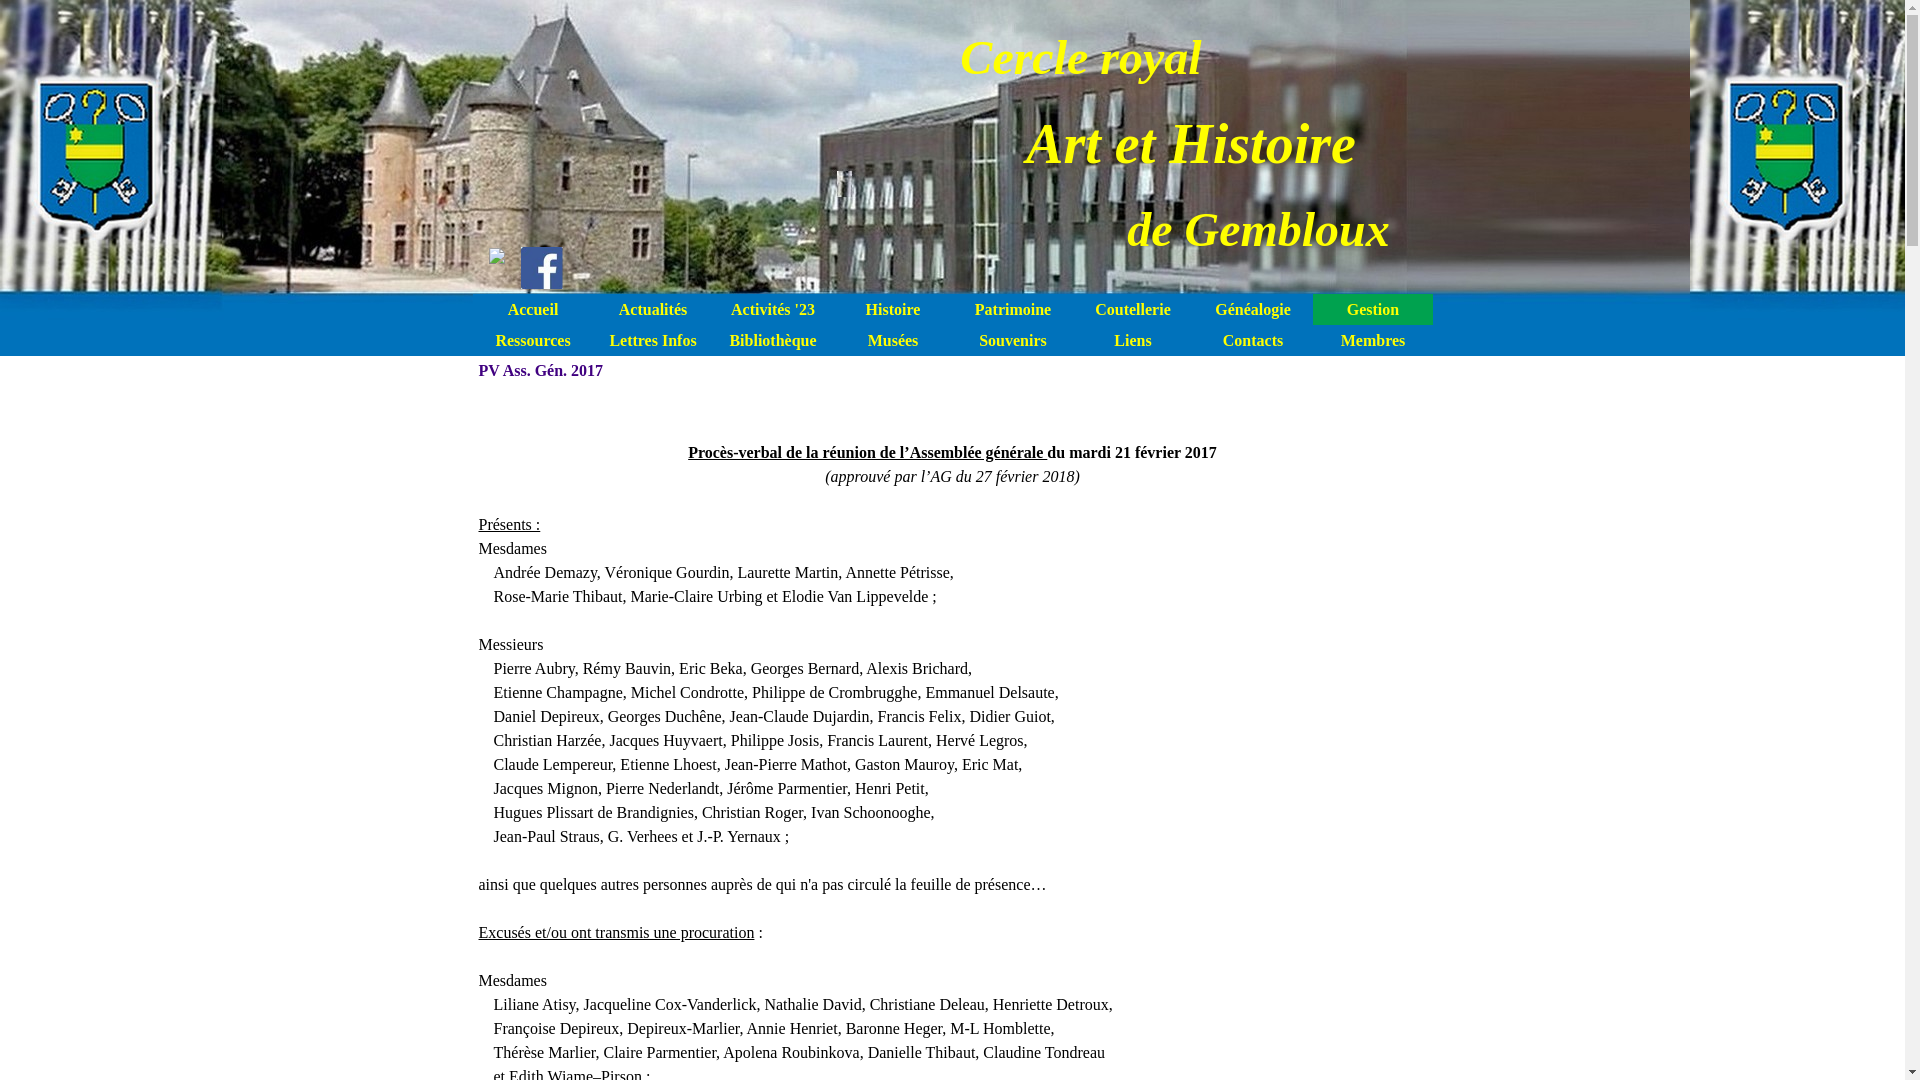 Image resolution: width=1920 pixels, height=1080 pixels. Describe the element at coordinates (1371, 339) in the screenshot. I see `'Membres'` at that location.